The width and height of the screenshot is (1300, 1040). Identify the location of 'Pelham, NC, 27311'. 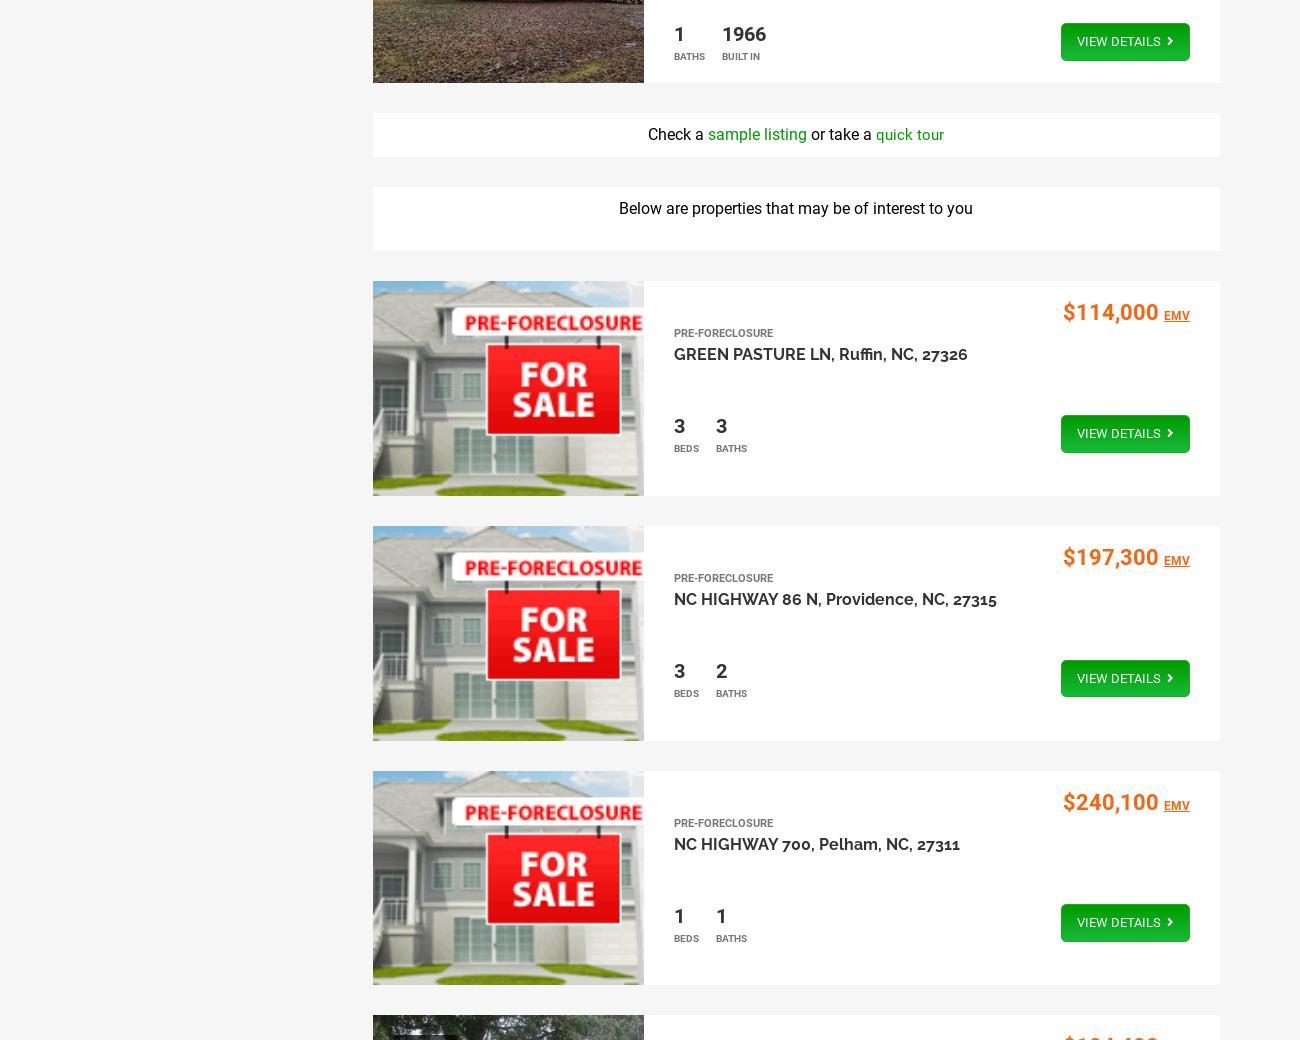
(887, 842).